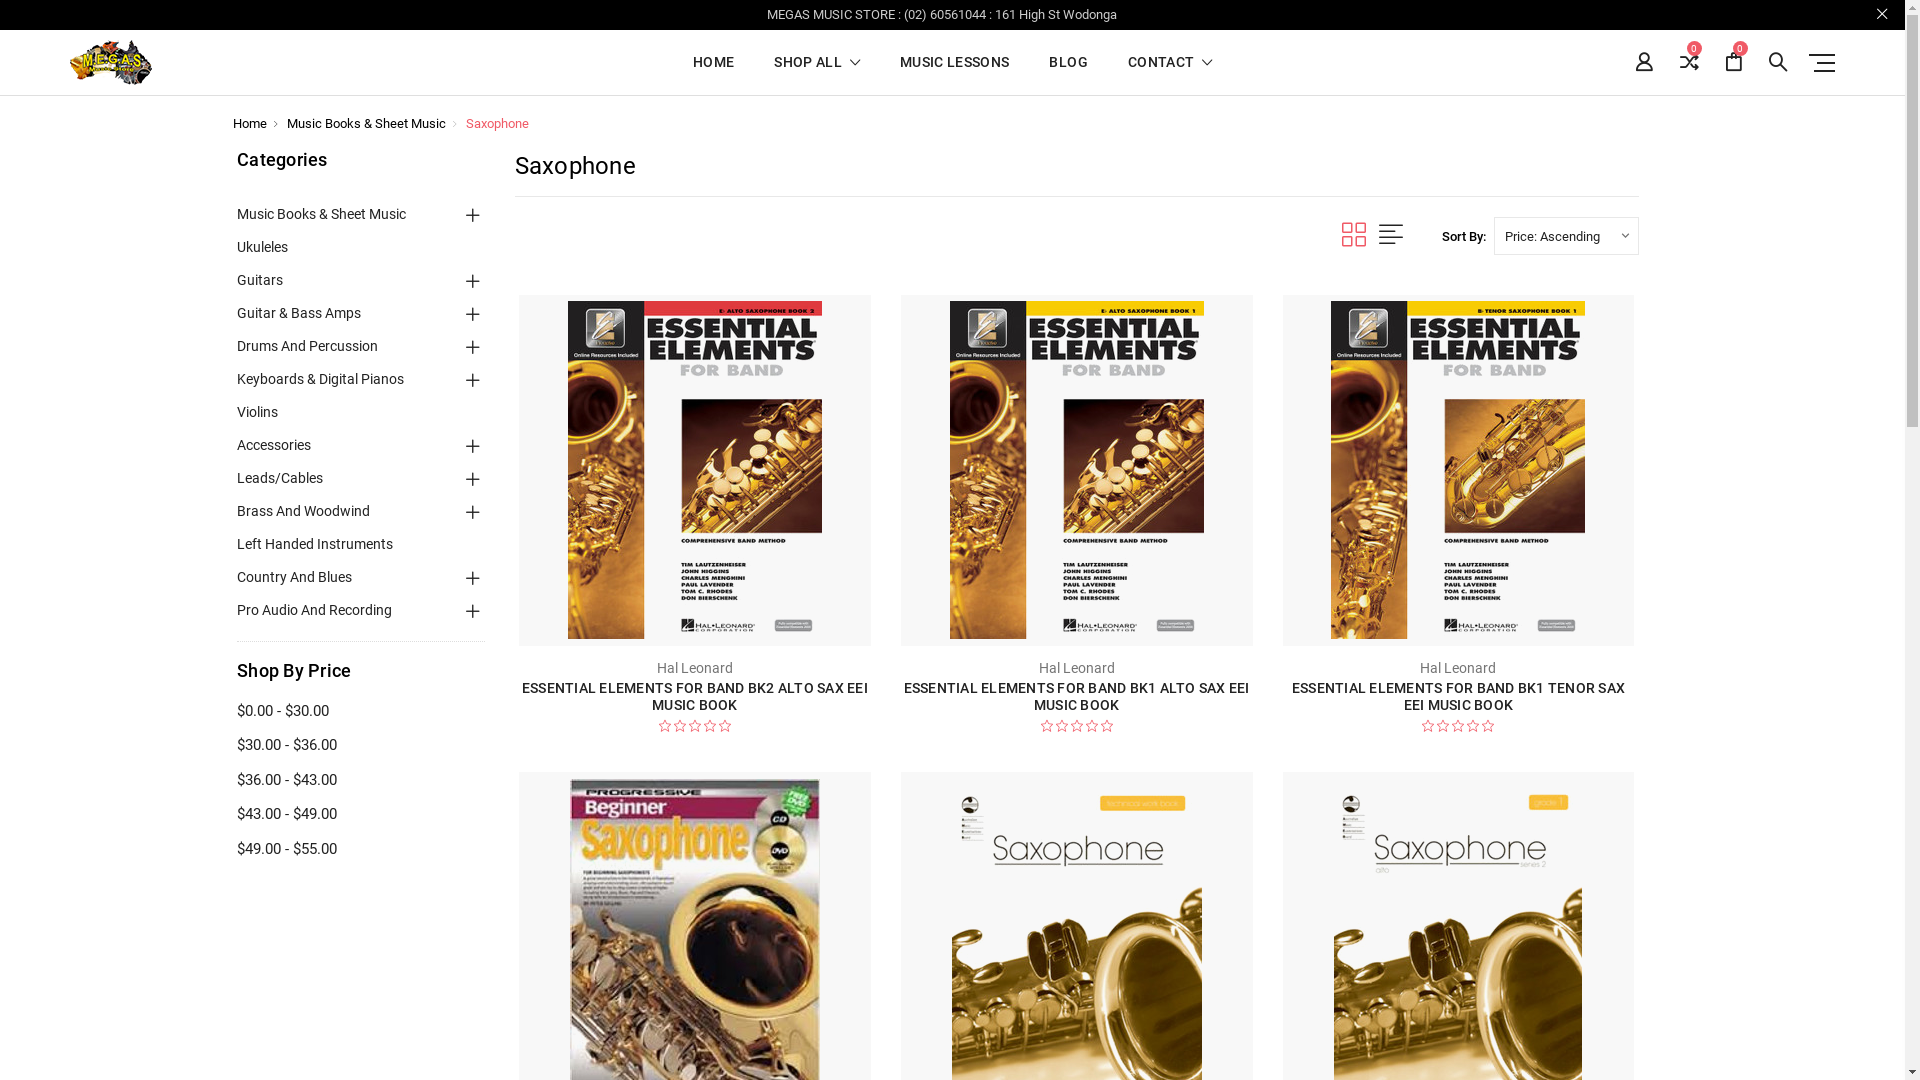 The height and width of the screenshot is (1080, 1920). Describe the element at coordinates (256, 411) in the screenshot. I see `'Violins'` at that location.